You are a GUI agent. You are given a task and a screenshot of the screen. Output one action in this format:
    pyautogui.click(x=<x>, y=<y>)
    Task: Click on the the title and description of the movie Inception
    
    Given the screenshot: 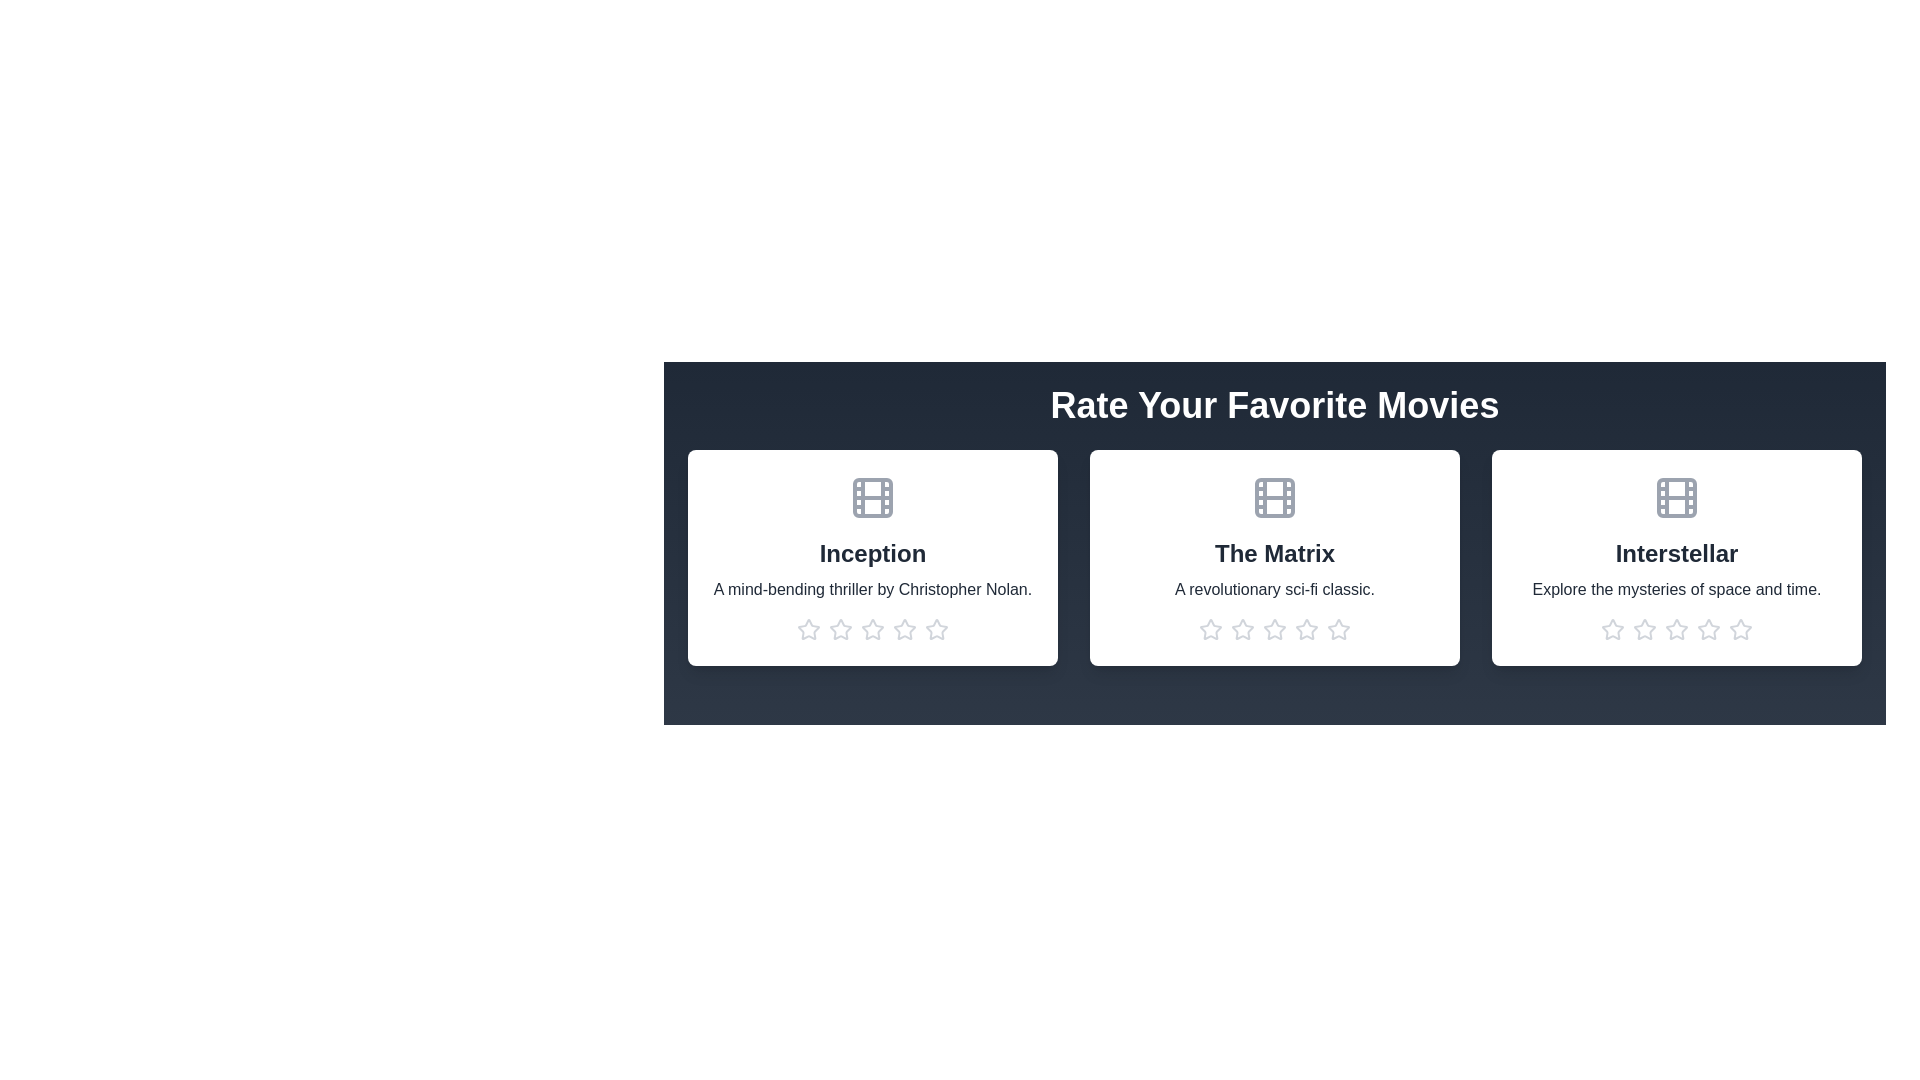 What is the action you would take?
    pyautogui.click(x=873, y=554)
    